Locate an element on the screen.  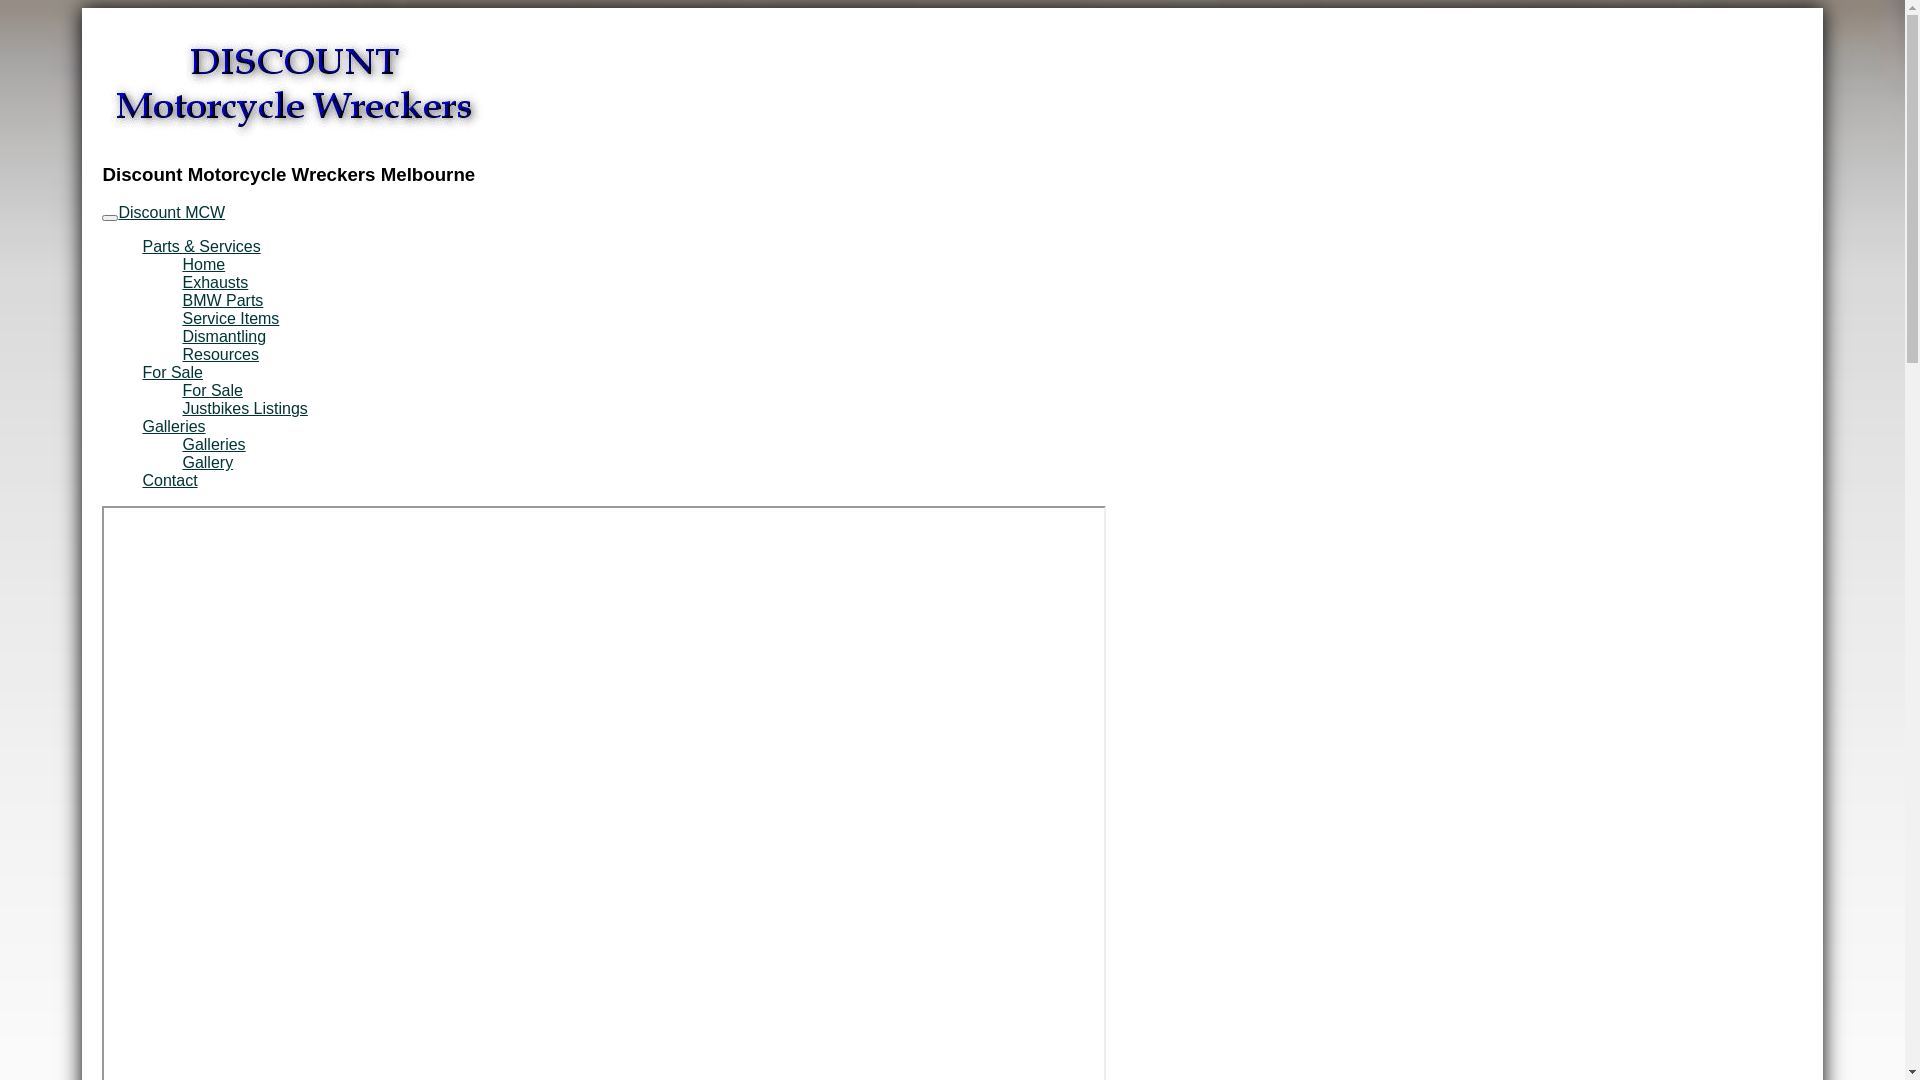
'Home' is located at coordinates (203, 263).